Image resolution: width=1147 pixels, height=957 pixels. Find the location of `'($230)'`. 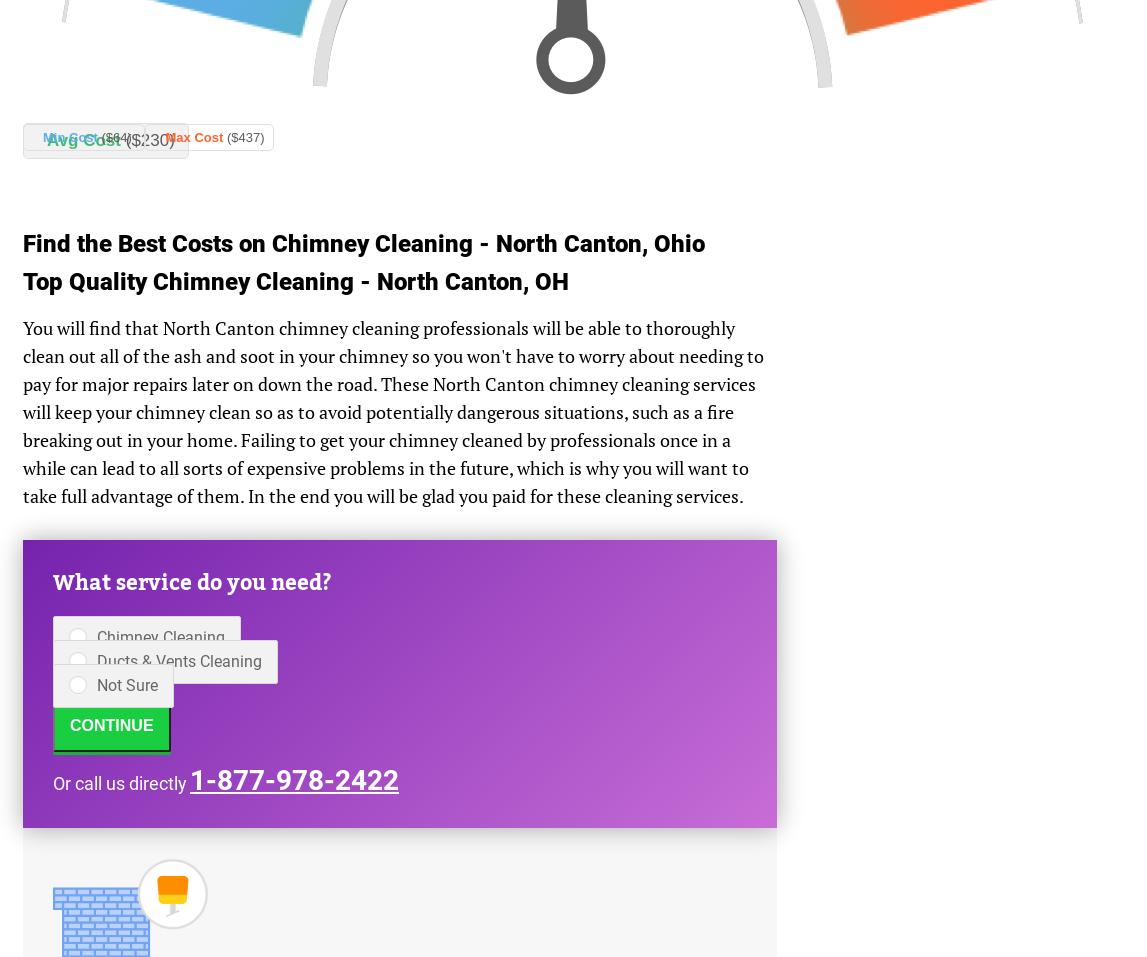

'($230)' is located at coordinates (149, 140).